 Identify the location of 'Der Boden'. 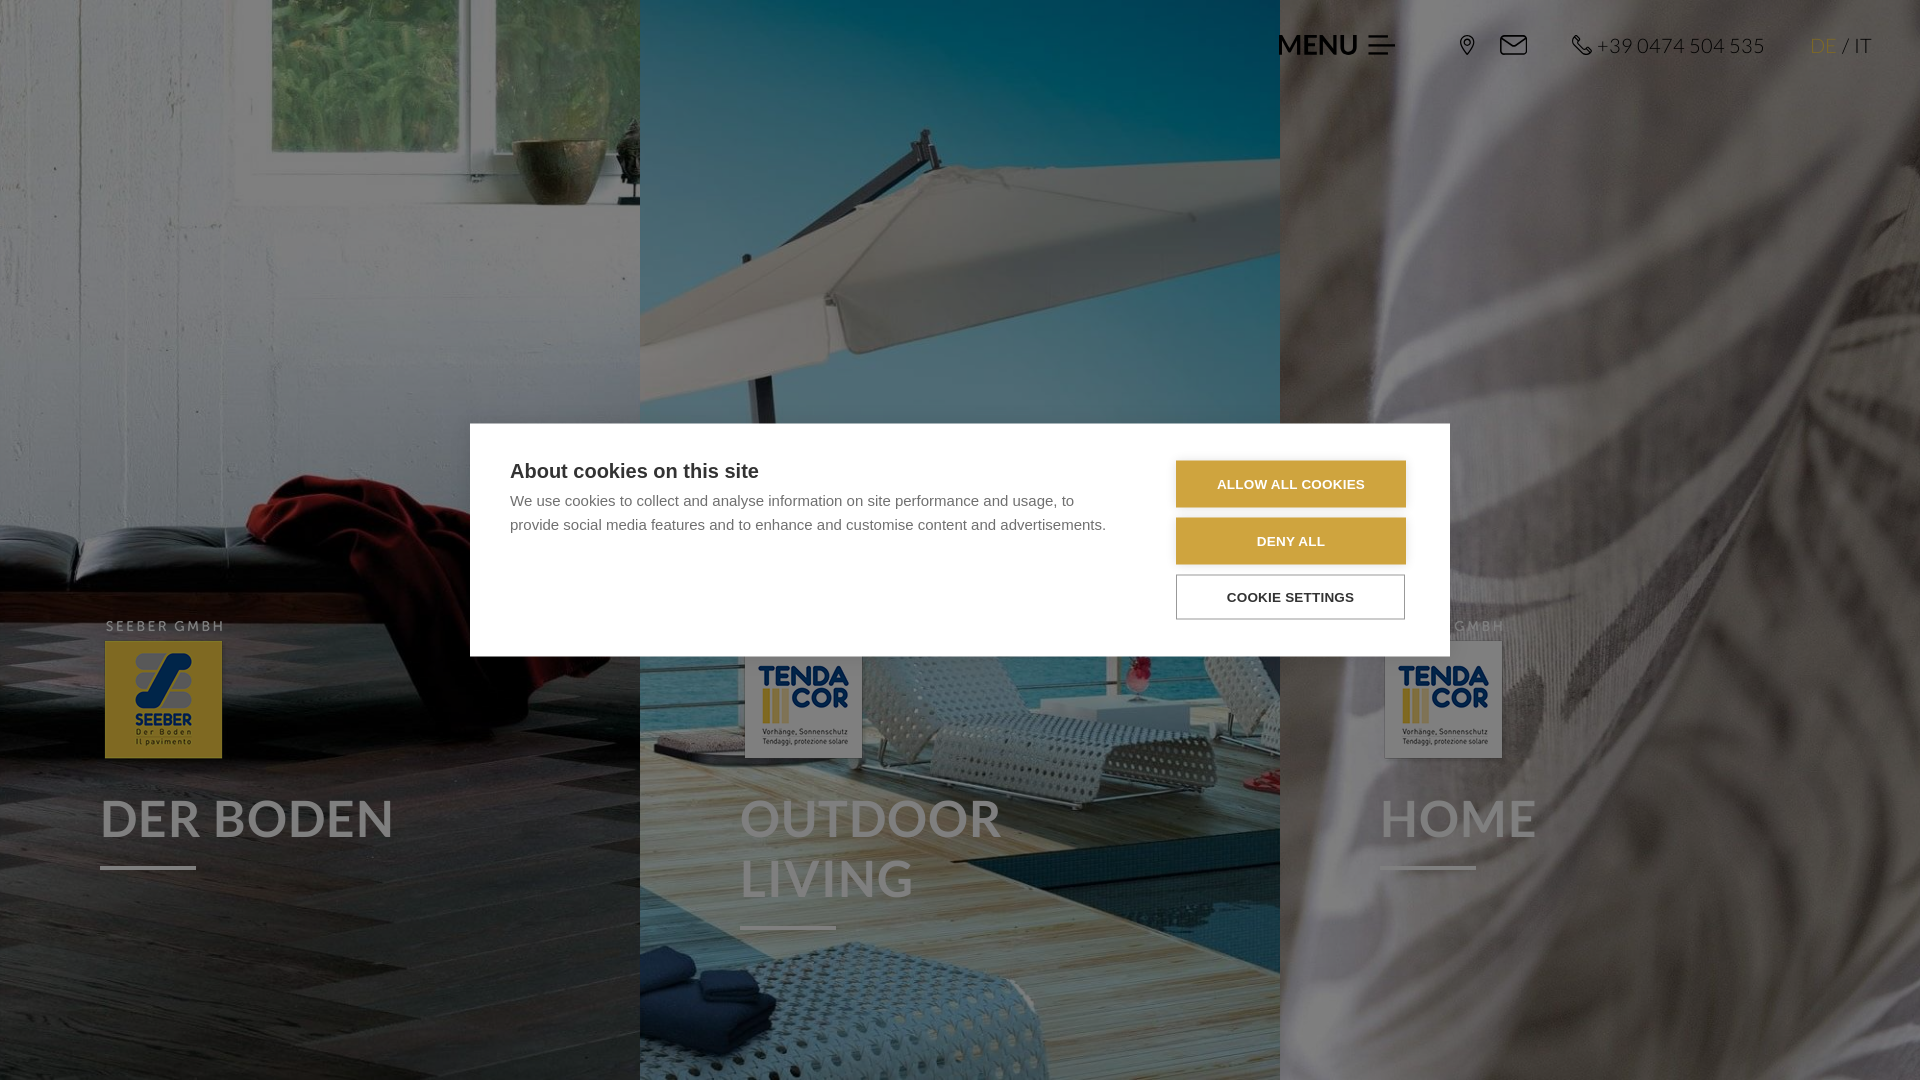
(164, 692).